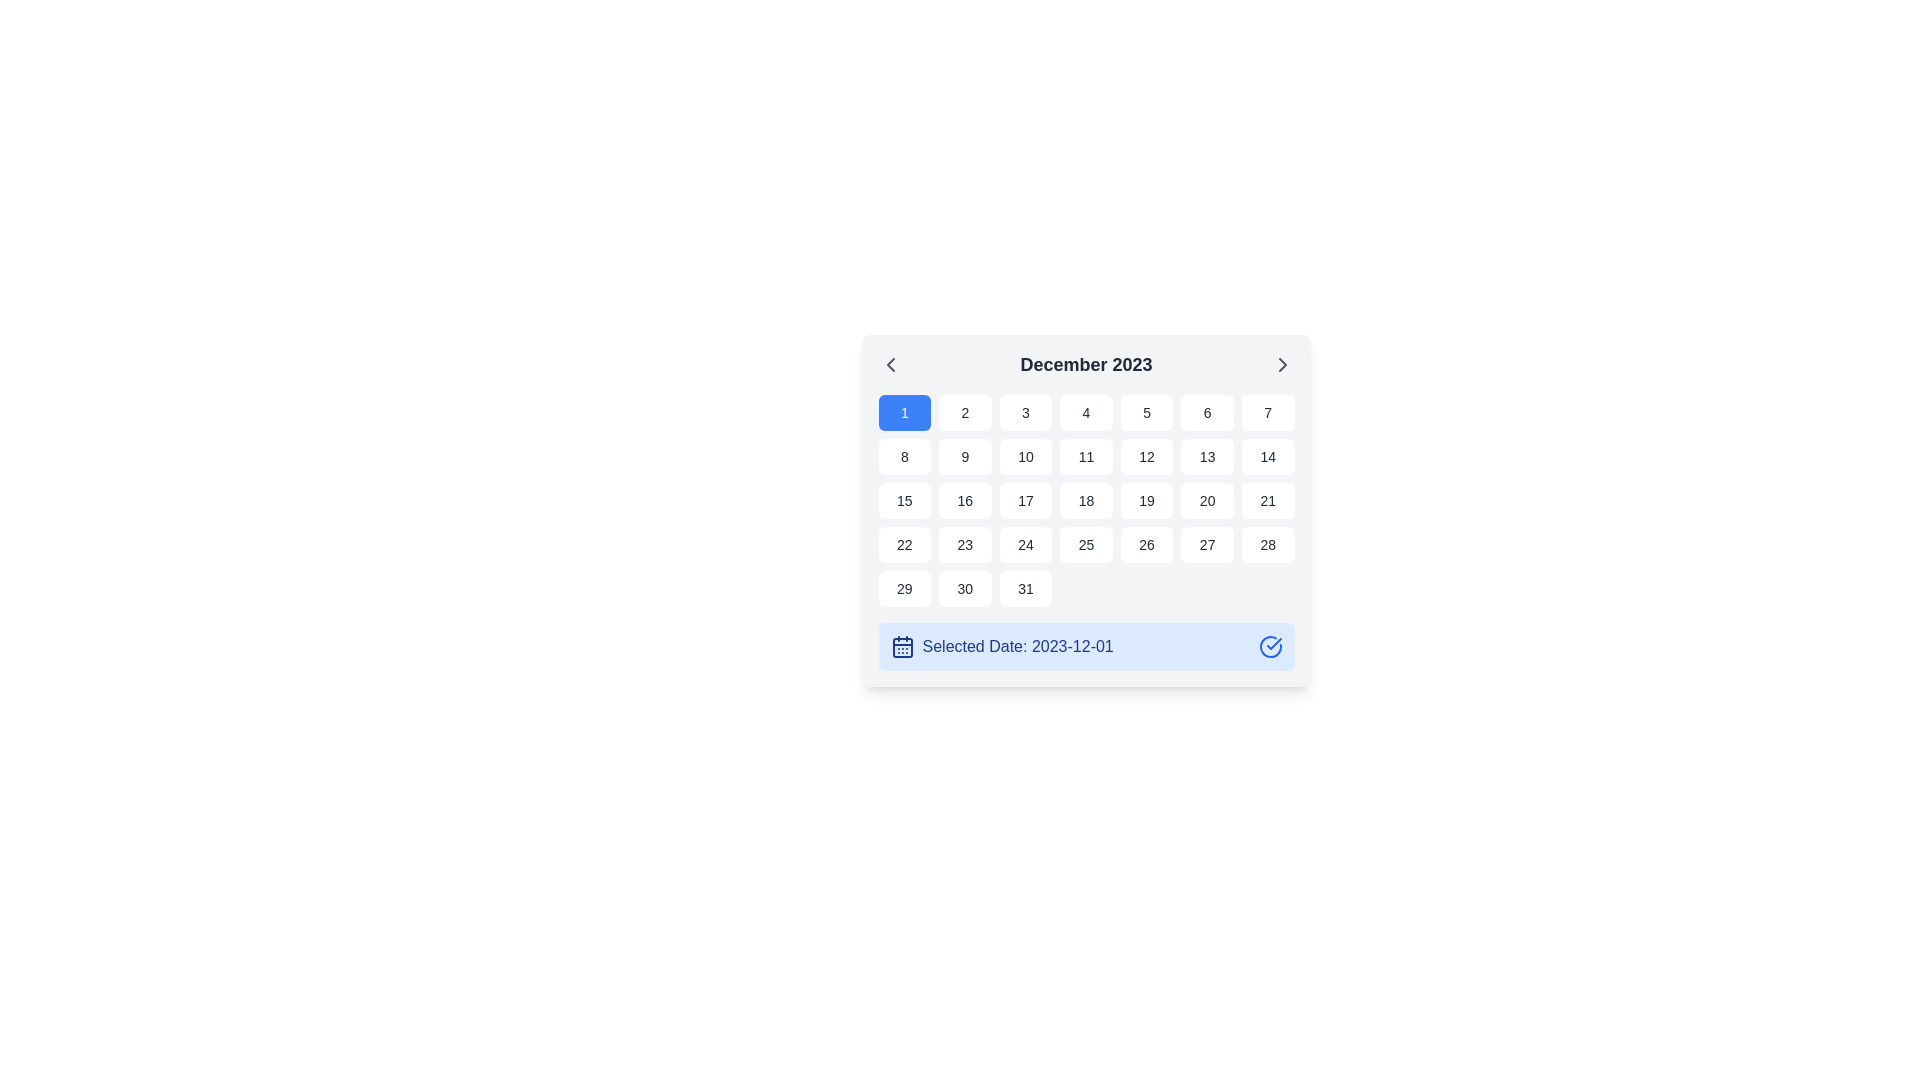  Describe the element at coordinates (1267, 544) in the screenshot. I see `the interactive calendar cell displaying the number '28'` at that location.